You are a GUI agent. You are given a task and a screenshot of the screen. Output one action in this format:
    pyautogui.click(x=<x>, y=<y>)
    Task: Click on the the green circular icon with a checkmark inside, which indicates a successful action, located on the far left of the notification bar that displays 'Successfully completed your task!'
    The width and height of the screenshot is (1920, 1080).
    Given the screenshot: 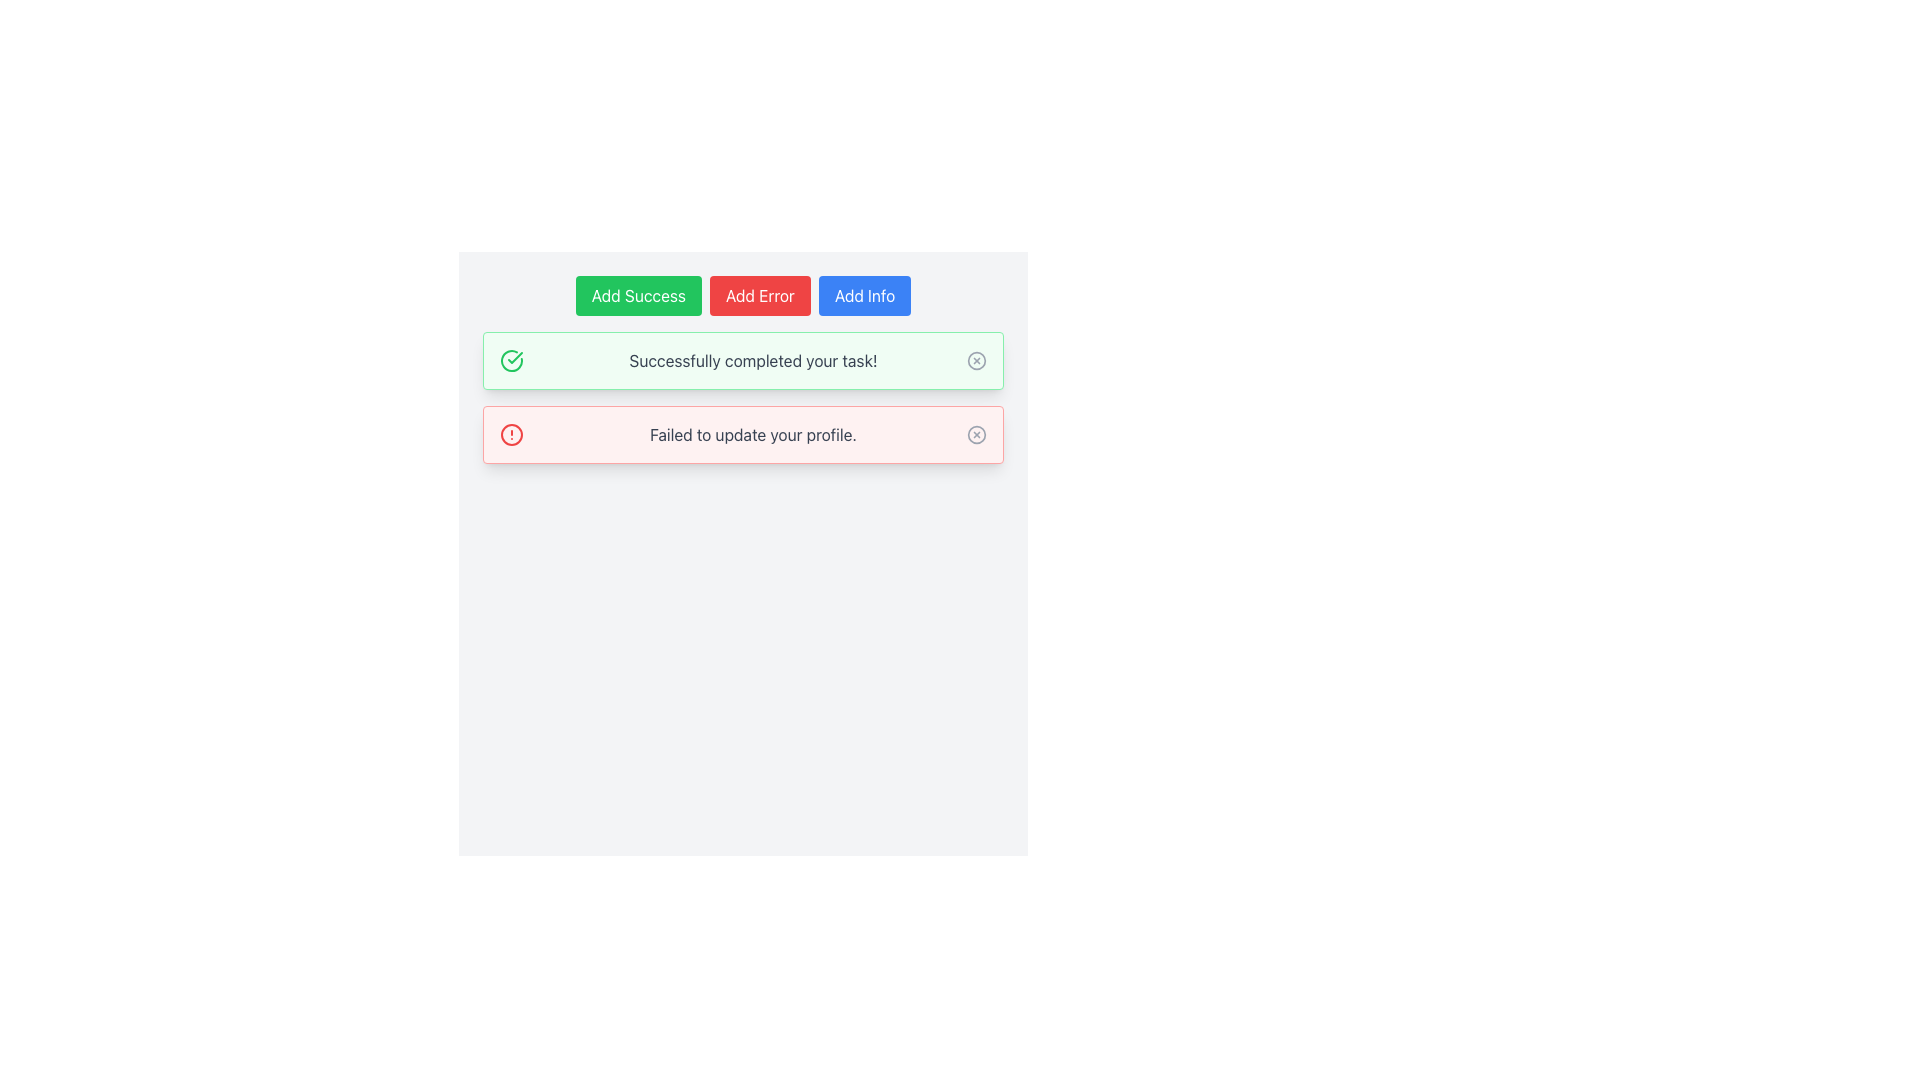 What is the action you would take?
    pyautogui.click(x=512, y=361)
    